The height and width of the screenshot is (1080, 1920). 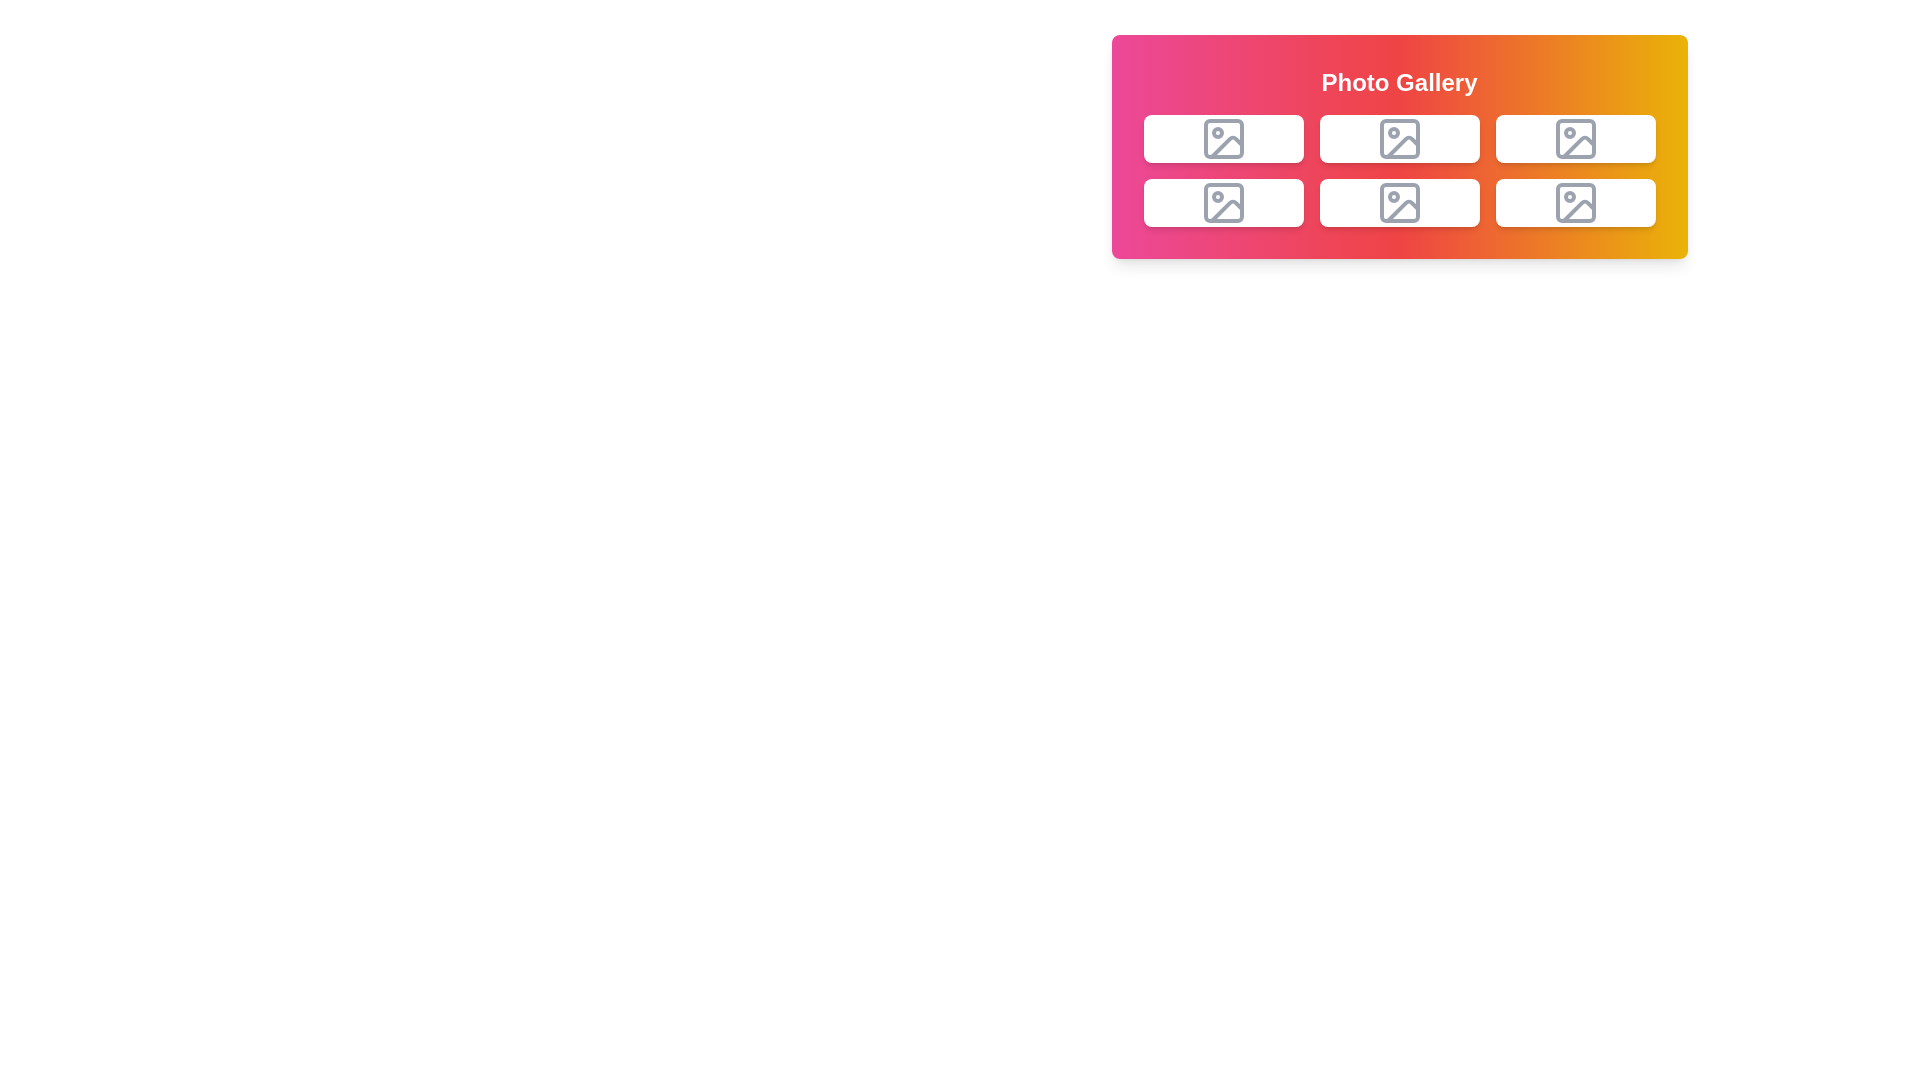 What do you see at coordinates (1222, 203) in the screenshot?
I see `the SVG shape element in the second row and first column of the grid layout within the 'Photo Gallery' section, which serves as an image placeholder` at bounding box center [1222, 203].